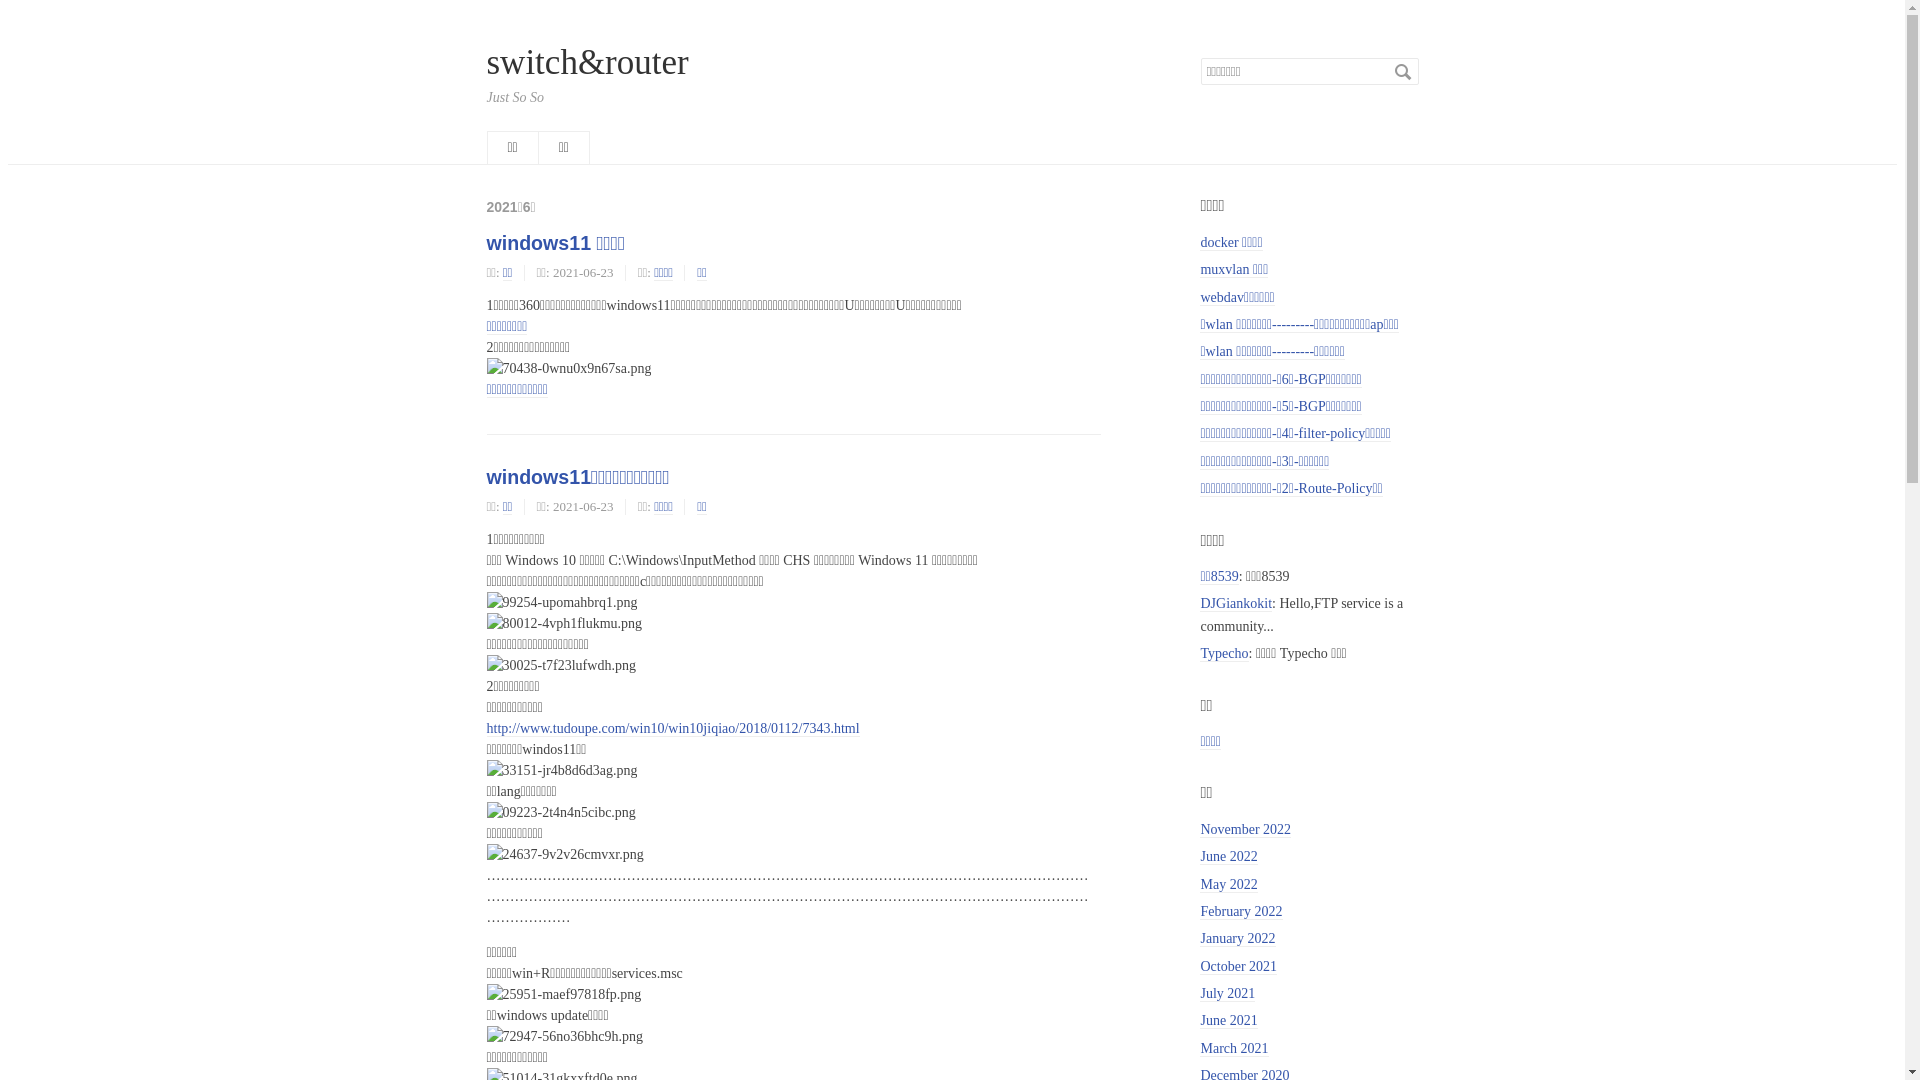 The width and height of the screenshot is (1920, 1080). What do you see at coordinates (672, 729) in the screenshot?
I see `'http://www.tudoupe.com/win10/win10jiqiao/2018/0112/7343.html'` at bounding box center [672, 729].